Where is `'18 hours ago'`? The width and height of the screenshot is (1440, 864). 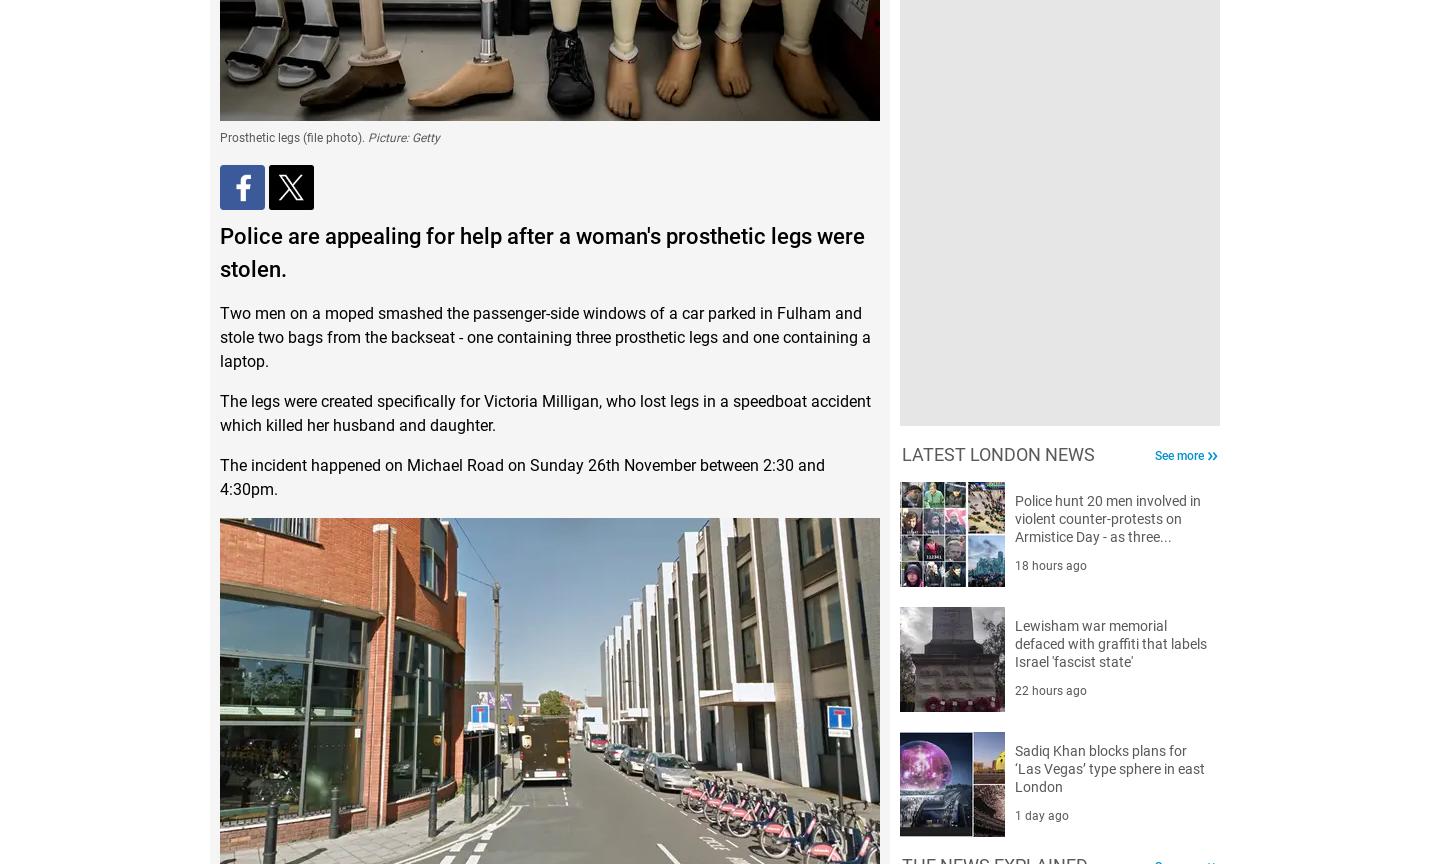 '18 hours ago' is located at coordinates (1051, 565).